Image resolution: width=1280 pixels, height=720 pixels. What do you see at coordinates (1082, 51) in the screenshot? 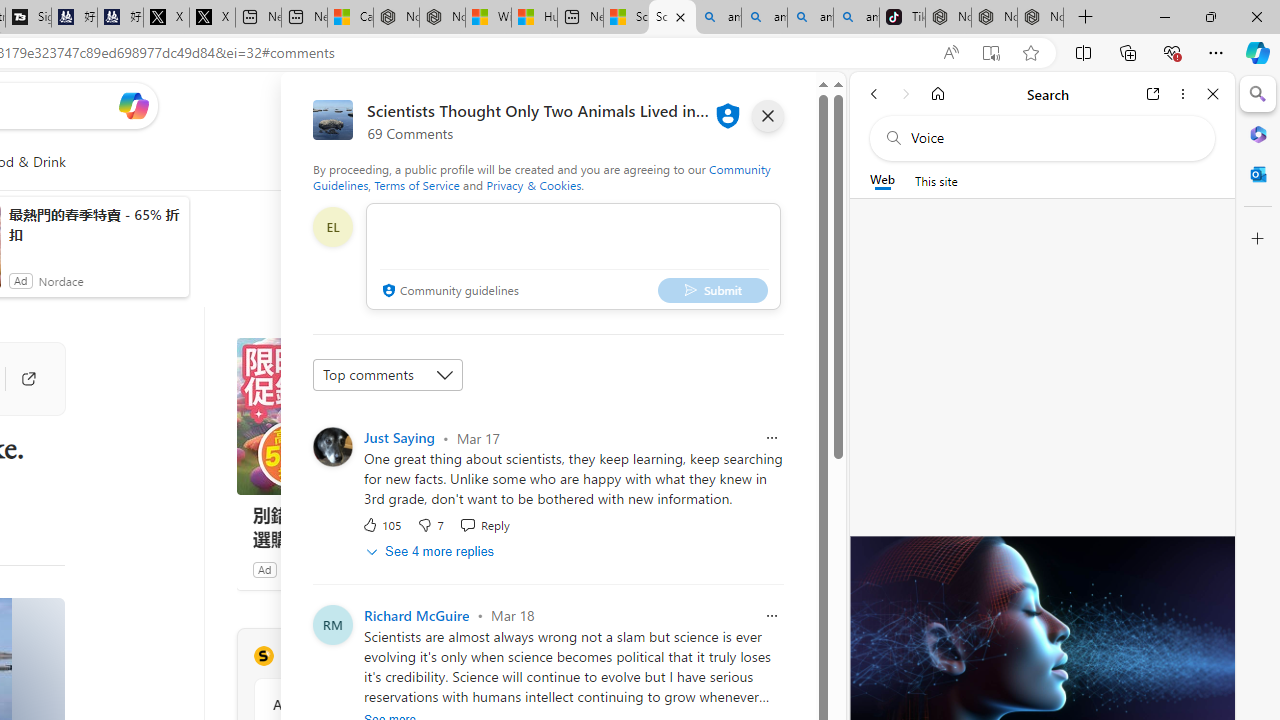
I see `'Split screen'` at bounding box center [1082, 51].